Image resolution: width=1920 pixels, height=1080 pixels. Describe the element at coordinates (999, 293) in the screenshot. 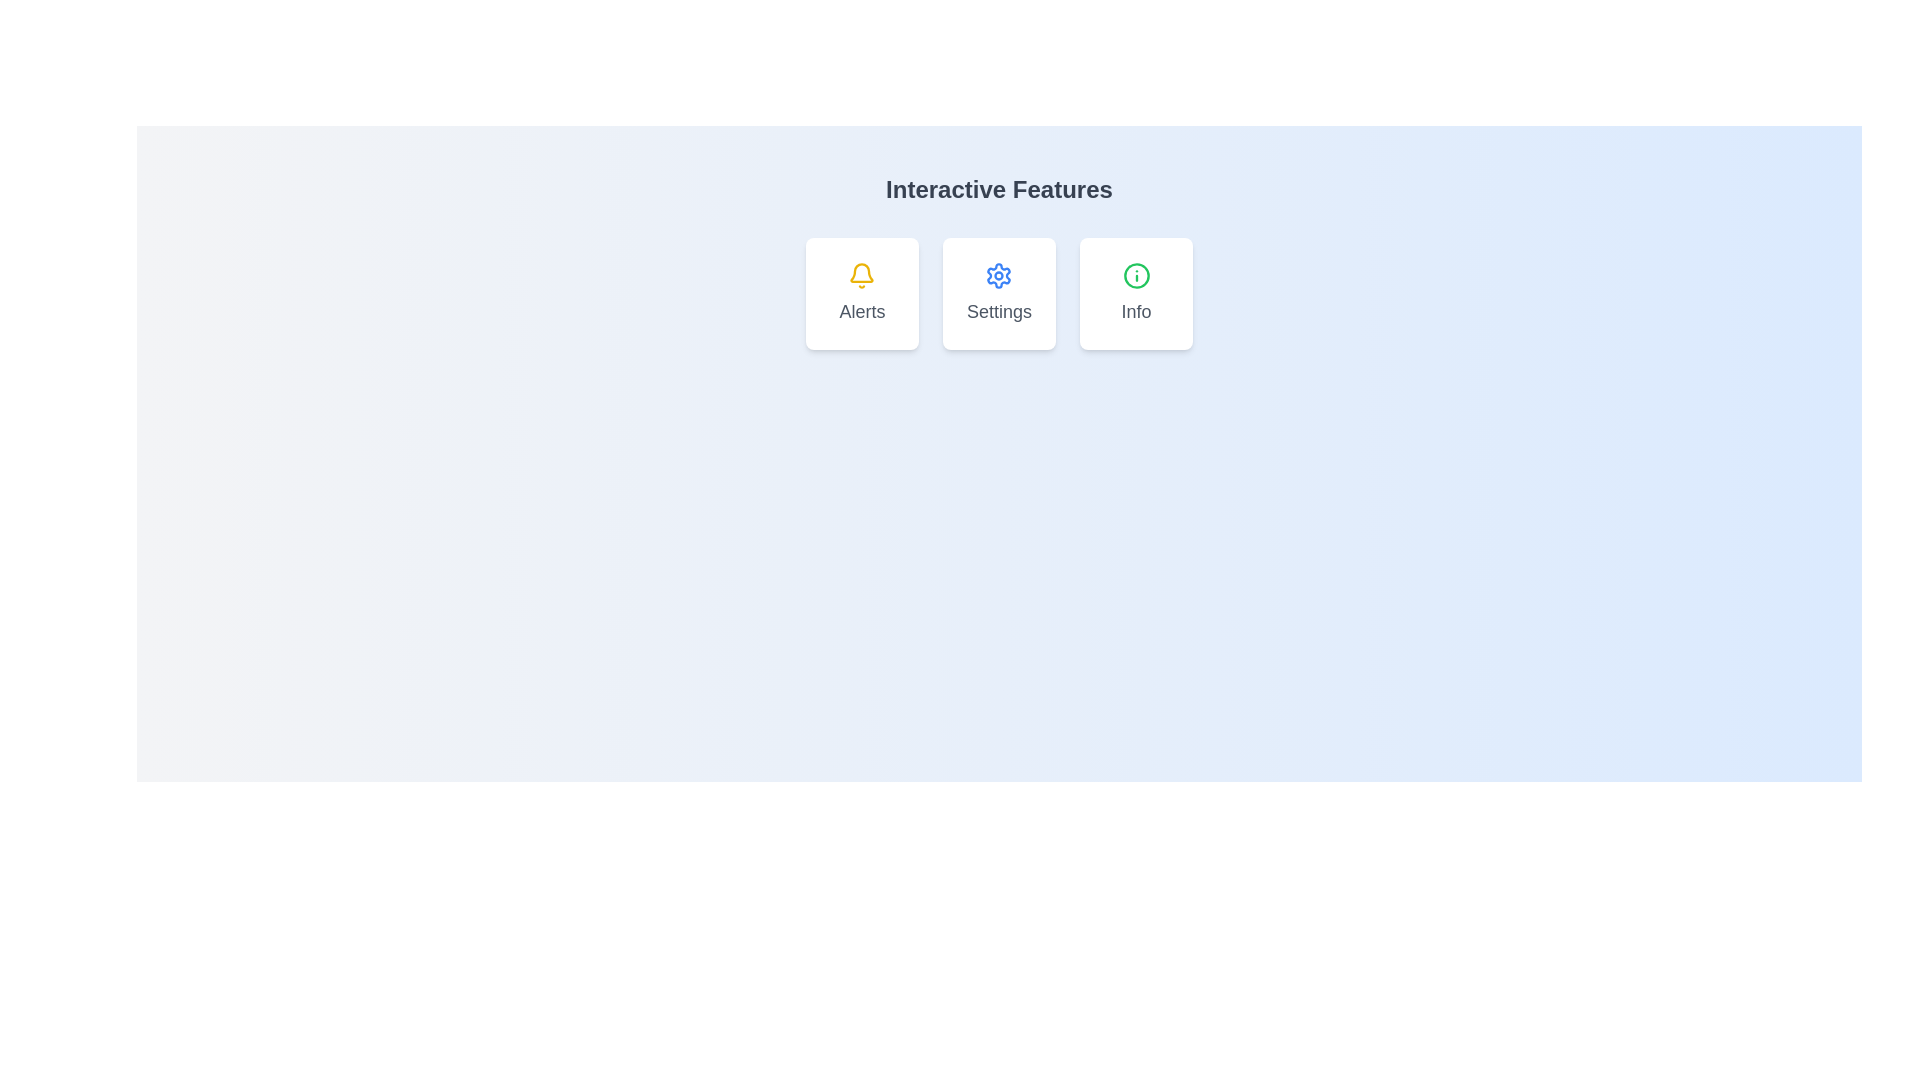

I see `the 'Settings' interactive card which features a blue gear icon and the text 'Settings' in gray, located in the middle of three horizontally aligned cards` at that location.